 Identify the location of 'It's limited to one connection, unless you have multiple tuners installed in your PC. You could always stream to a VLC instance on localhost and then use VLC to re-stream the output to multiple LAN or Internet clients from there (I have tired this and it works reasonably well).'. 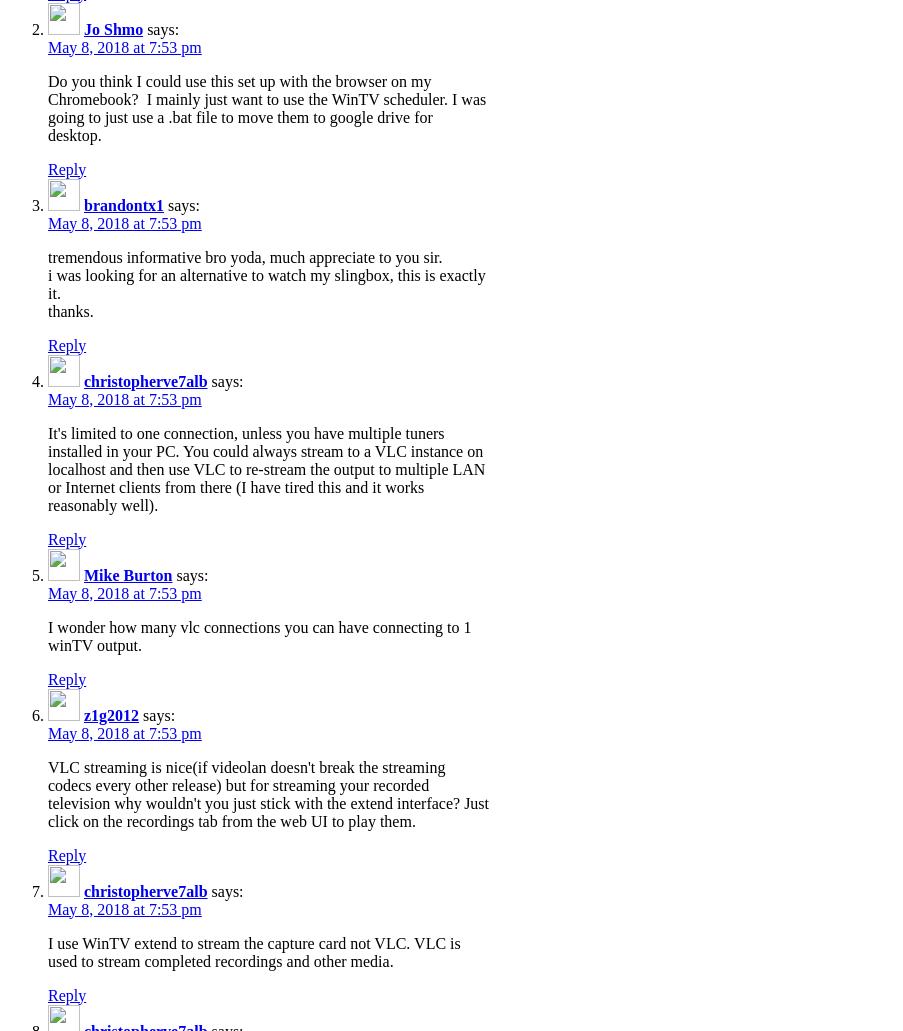
(265, 468).